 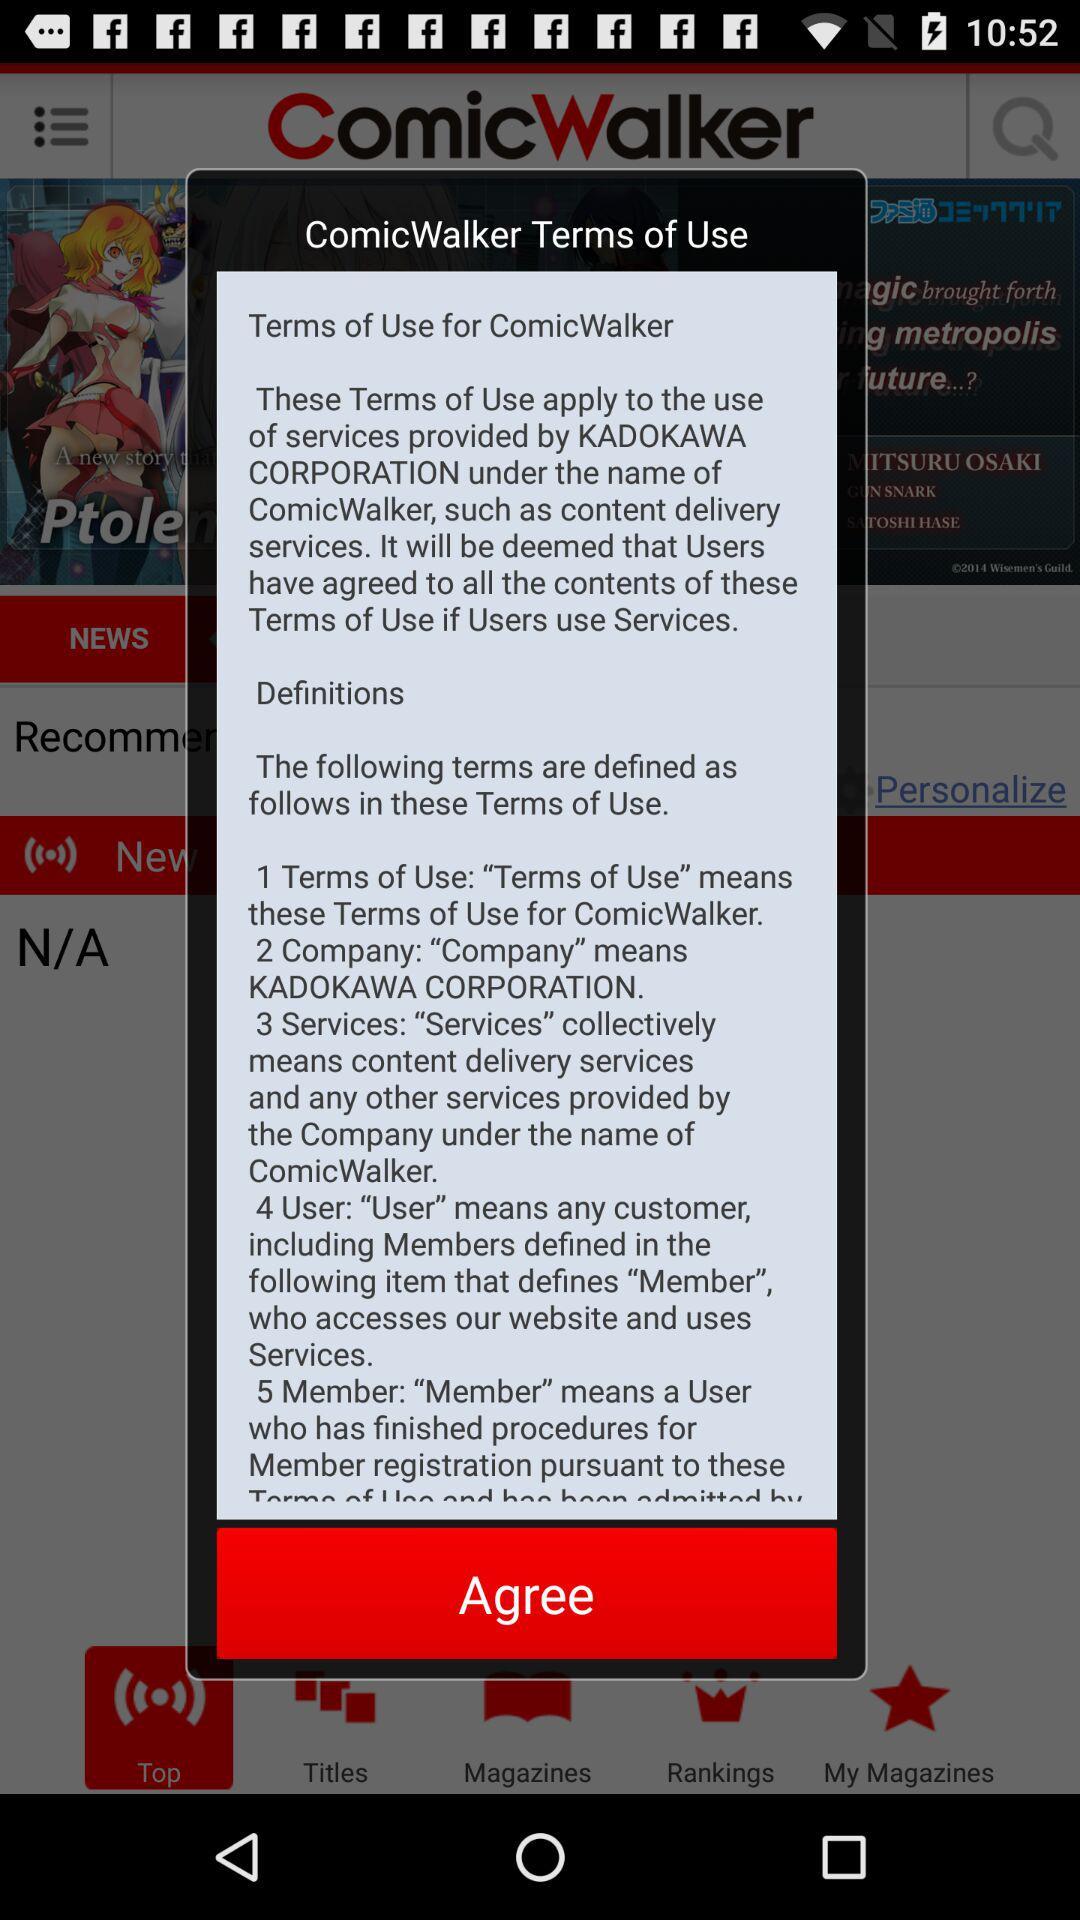 What do you see at coordinates (525, 1592) in the screenshot?
I see `item below terms of use item` at bounding box center [525, 1592].